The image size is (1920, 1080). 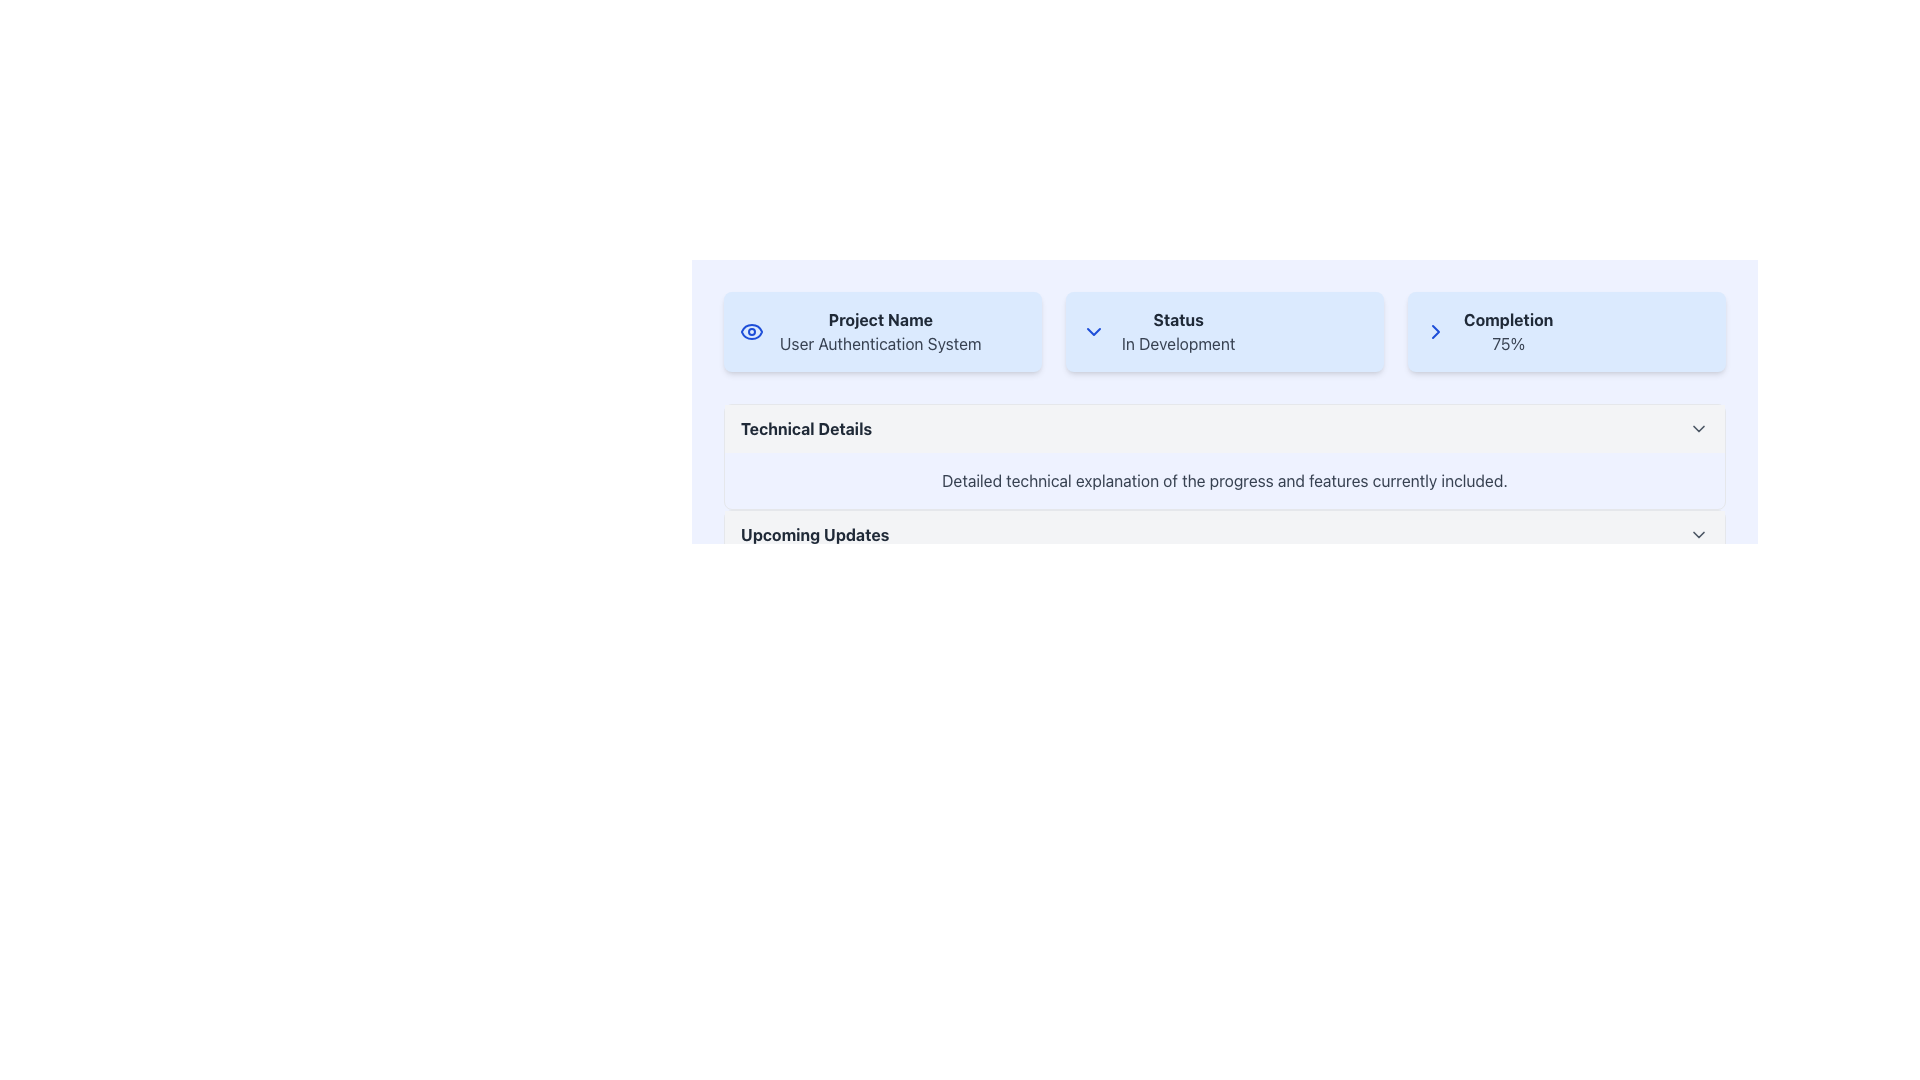 What do you see at coordinates (1223, 481) in the screenshot?
I see `the Static text element displaying technical progress and features, which is styled in gray font and located below the 'Technical Details' header` at bounding box center [1223, 481].